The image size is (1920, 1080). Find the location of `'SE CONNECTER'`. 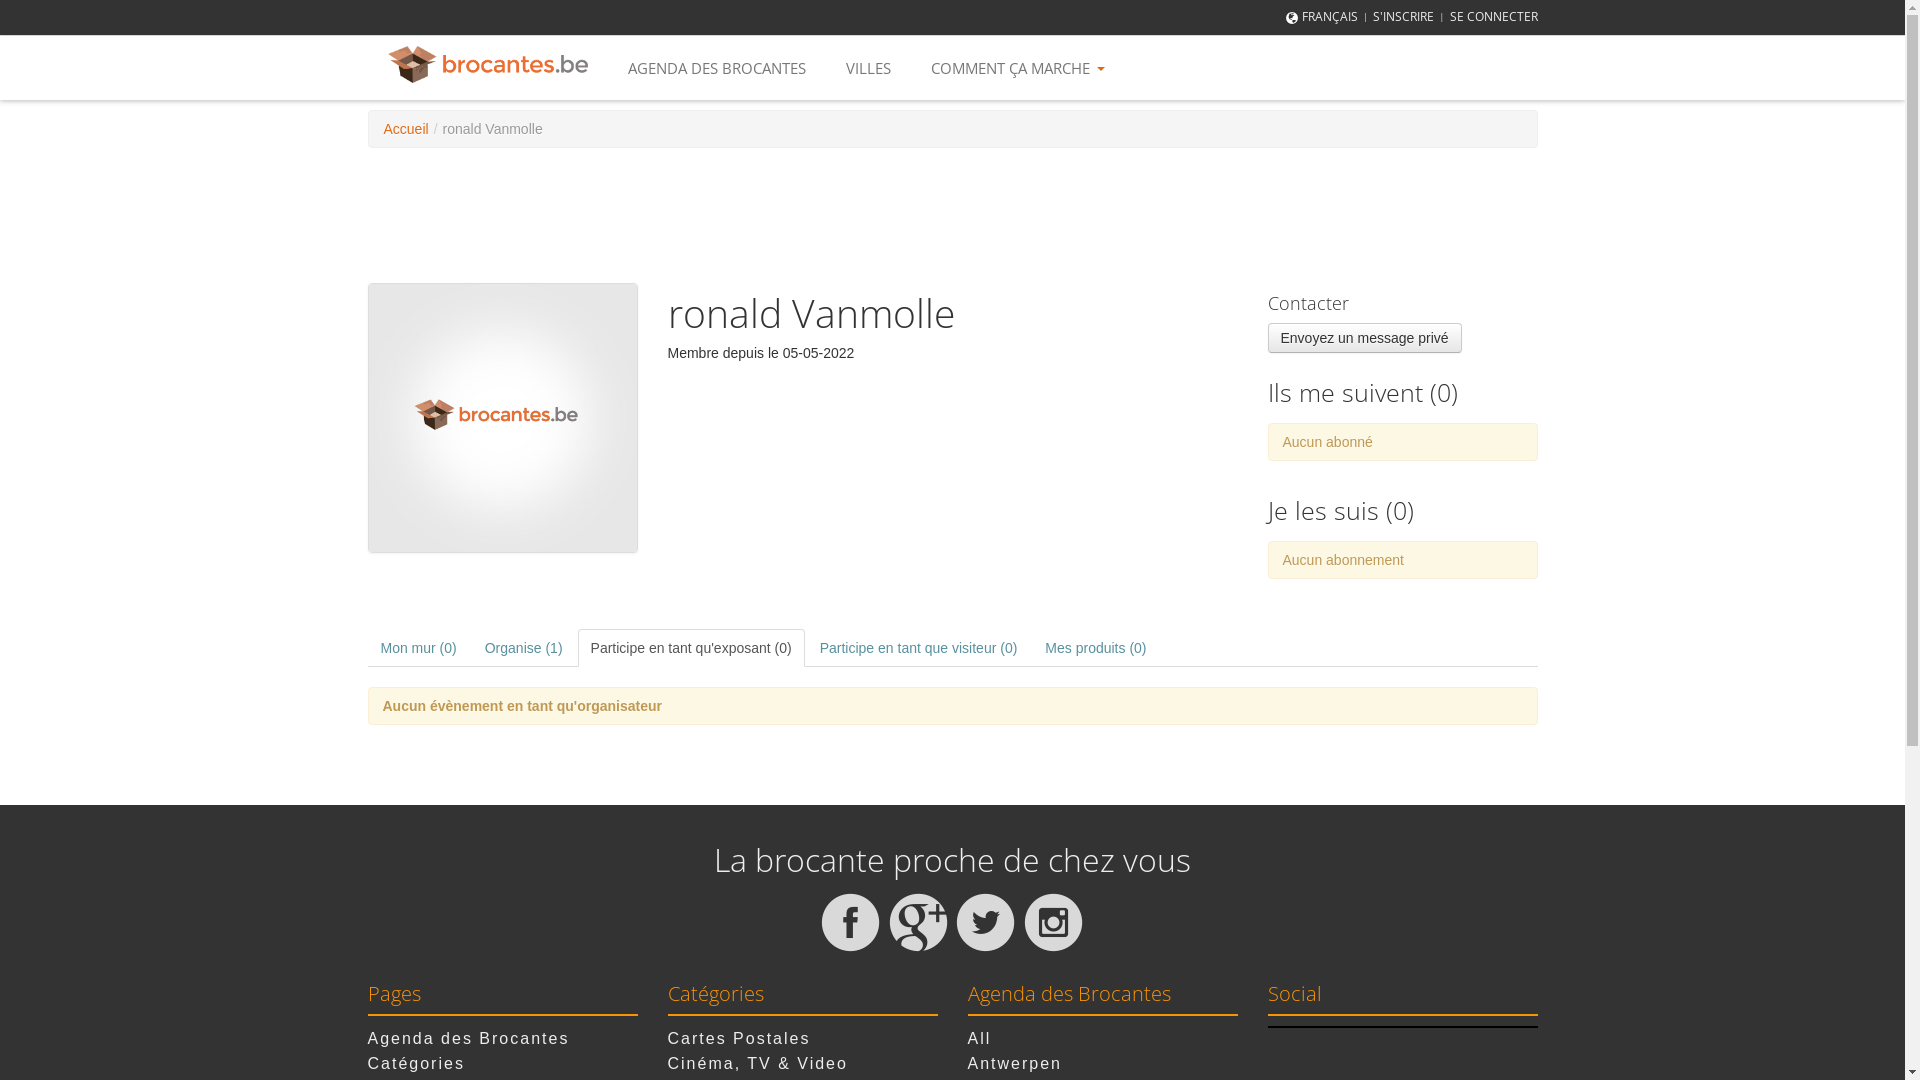

'SE CONNECTER' is located at coordinates (1493, 16).